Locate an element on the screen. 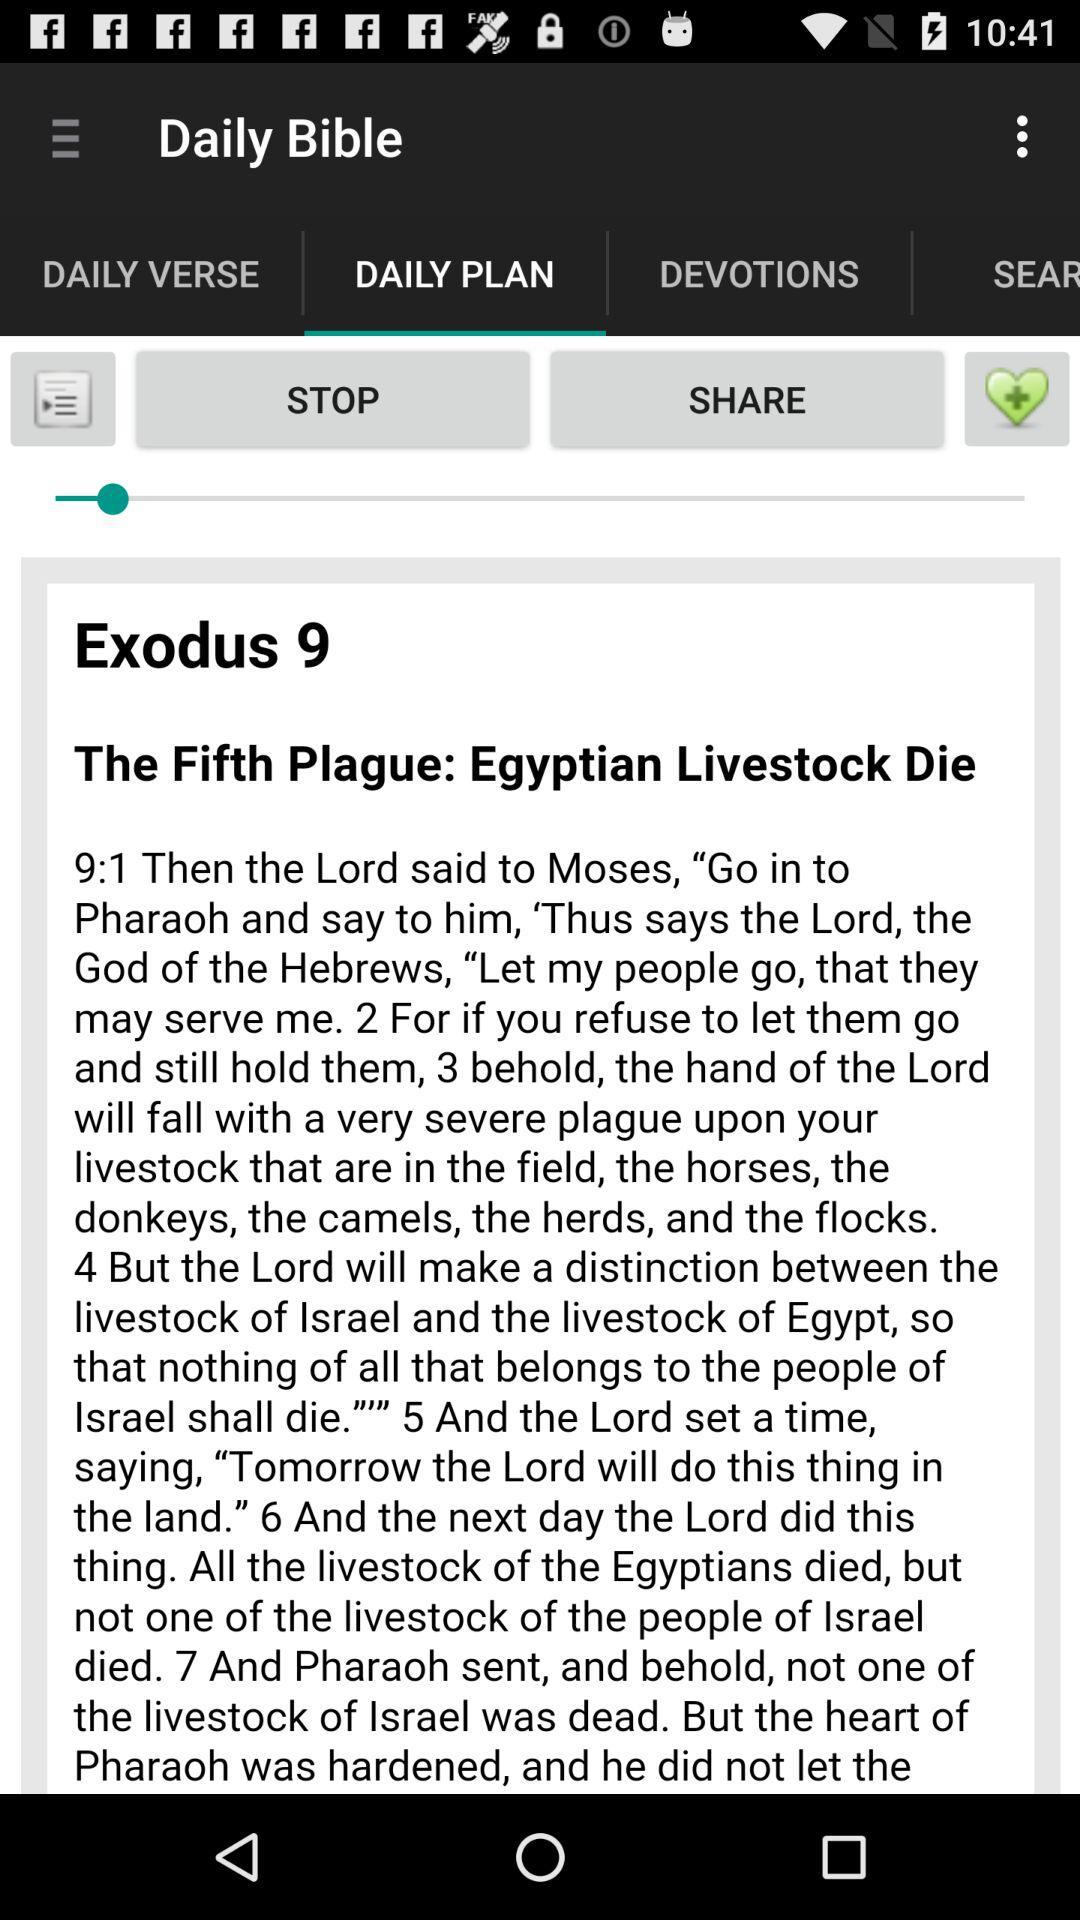 This screenshot has height=1920, width=1080. menu page is located at coordinates (1017, 398).